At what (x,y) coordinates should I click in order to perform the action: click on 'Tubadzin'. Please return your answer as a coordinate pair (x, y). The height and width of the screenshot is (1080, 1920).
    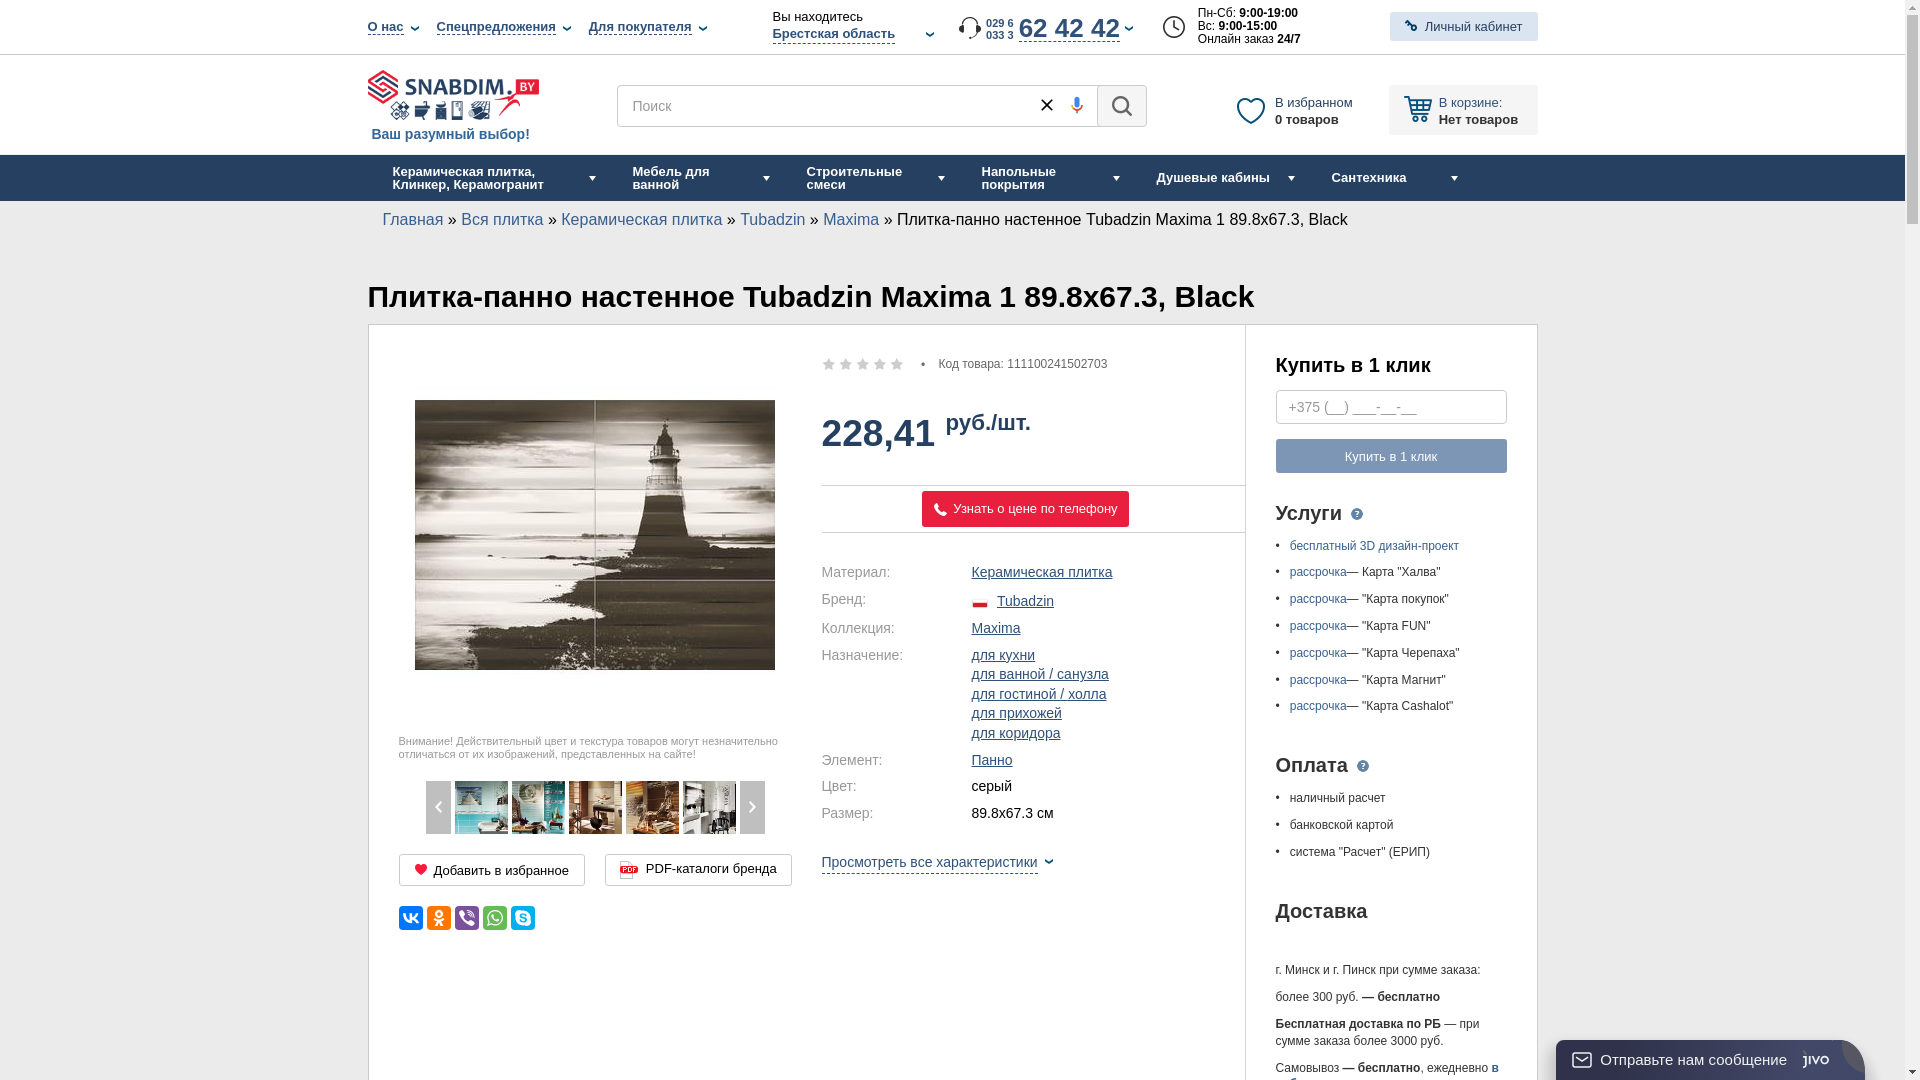
    Looking at the image, I should click on (771, 219).